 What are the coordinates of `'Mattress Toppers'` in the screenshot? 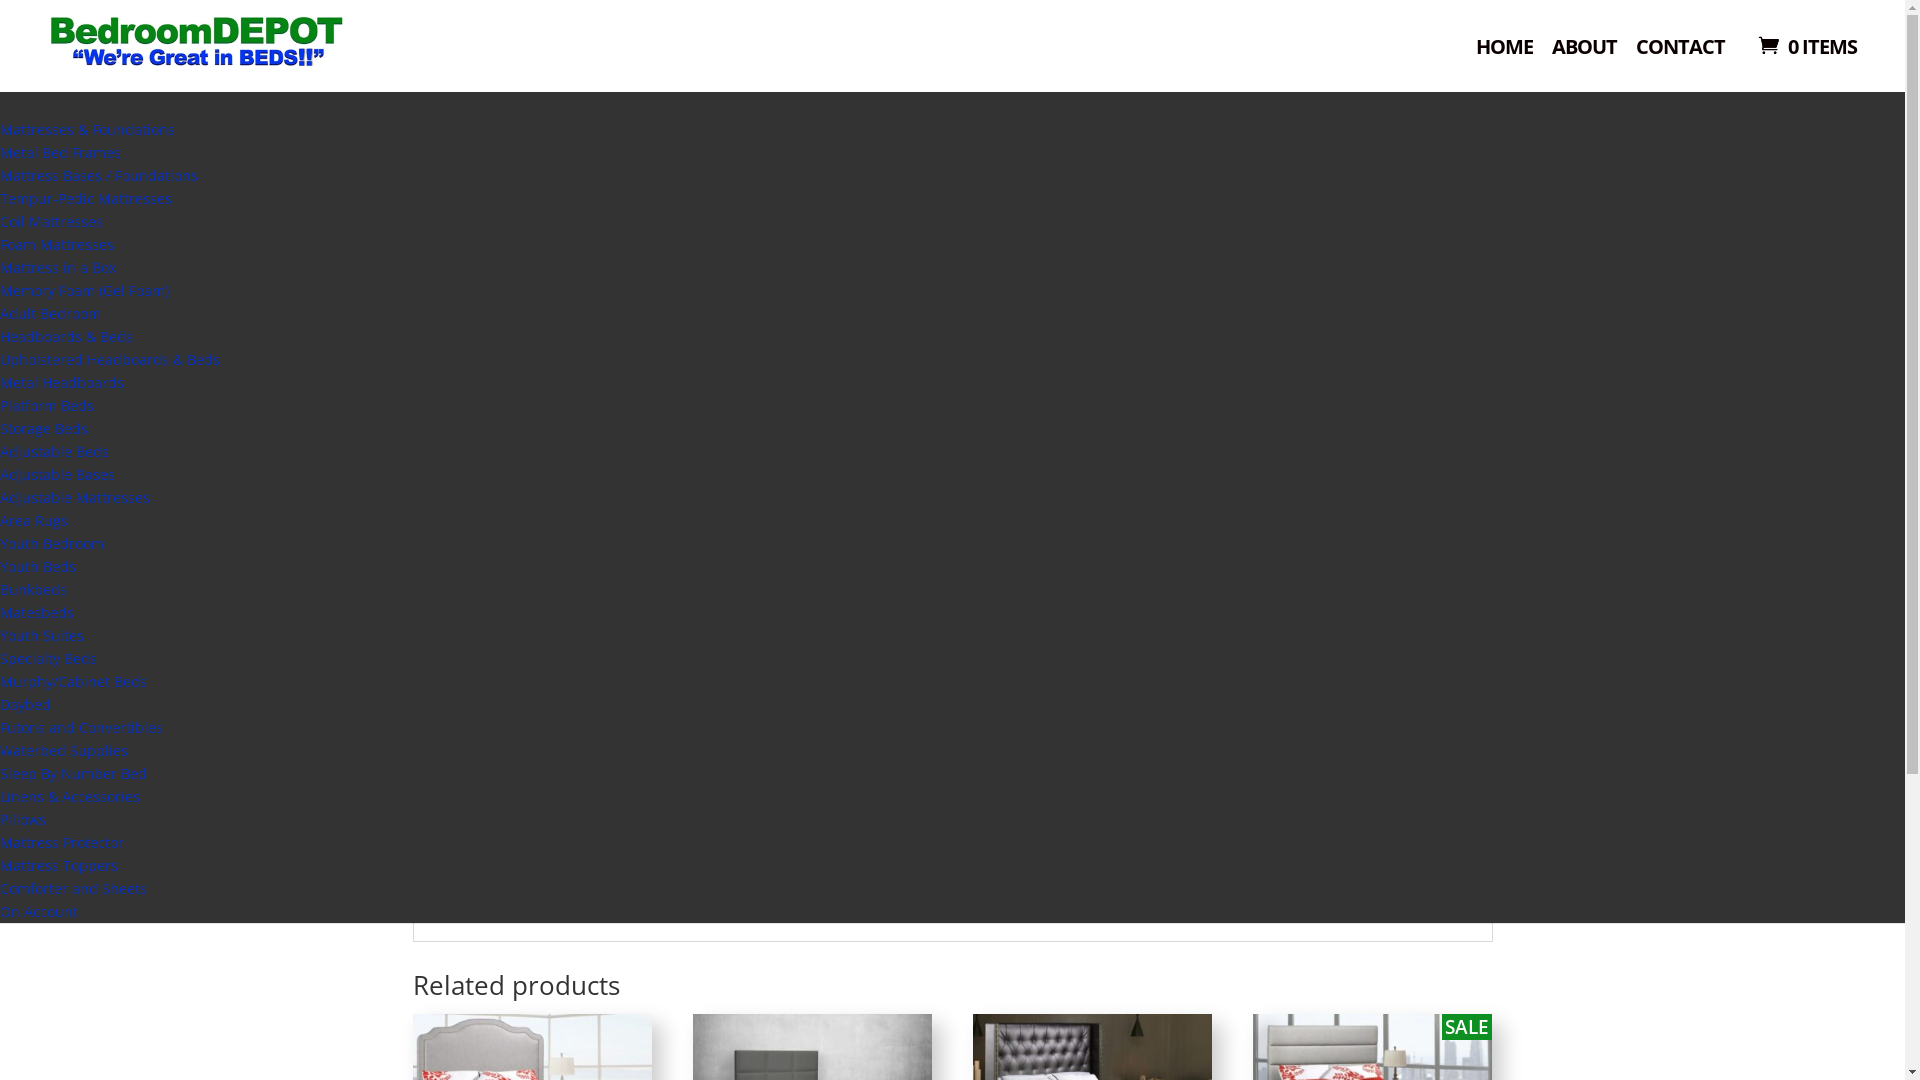 It's located at (58, 864).